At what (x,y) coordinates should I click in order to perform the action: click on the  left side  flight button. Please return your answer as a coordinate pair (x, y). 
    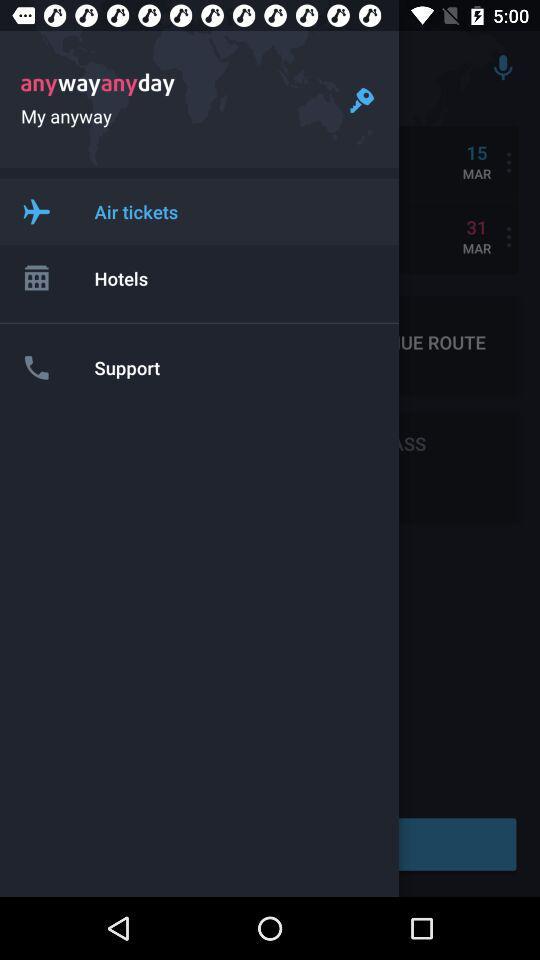
    Looking at the image, I should click on (36, 211).